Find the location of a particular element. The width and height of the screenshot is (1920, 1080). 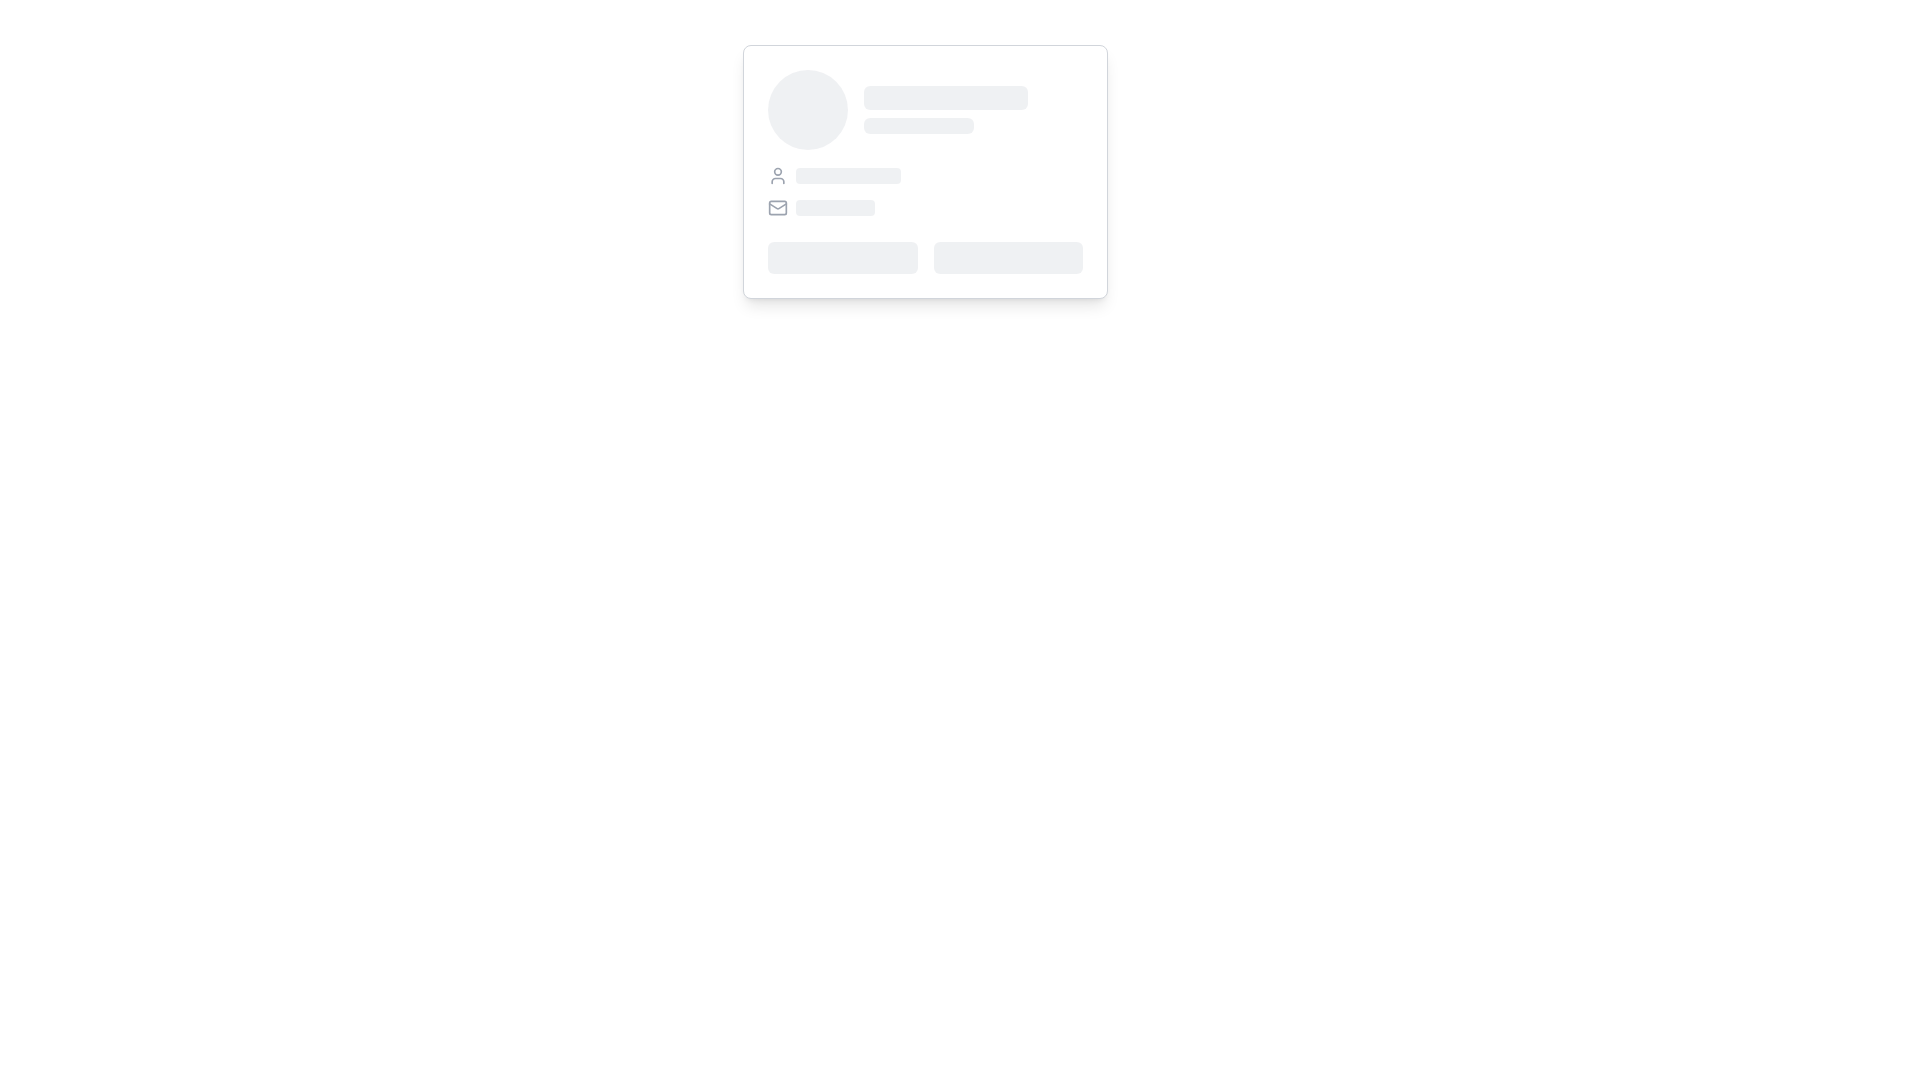

the vector graphic element that is part of the mail icon, which signifies an email or messaging feature, positioned immediately to the left of a text field and below a small user profile icon is located at coordinates (776, 208).